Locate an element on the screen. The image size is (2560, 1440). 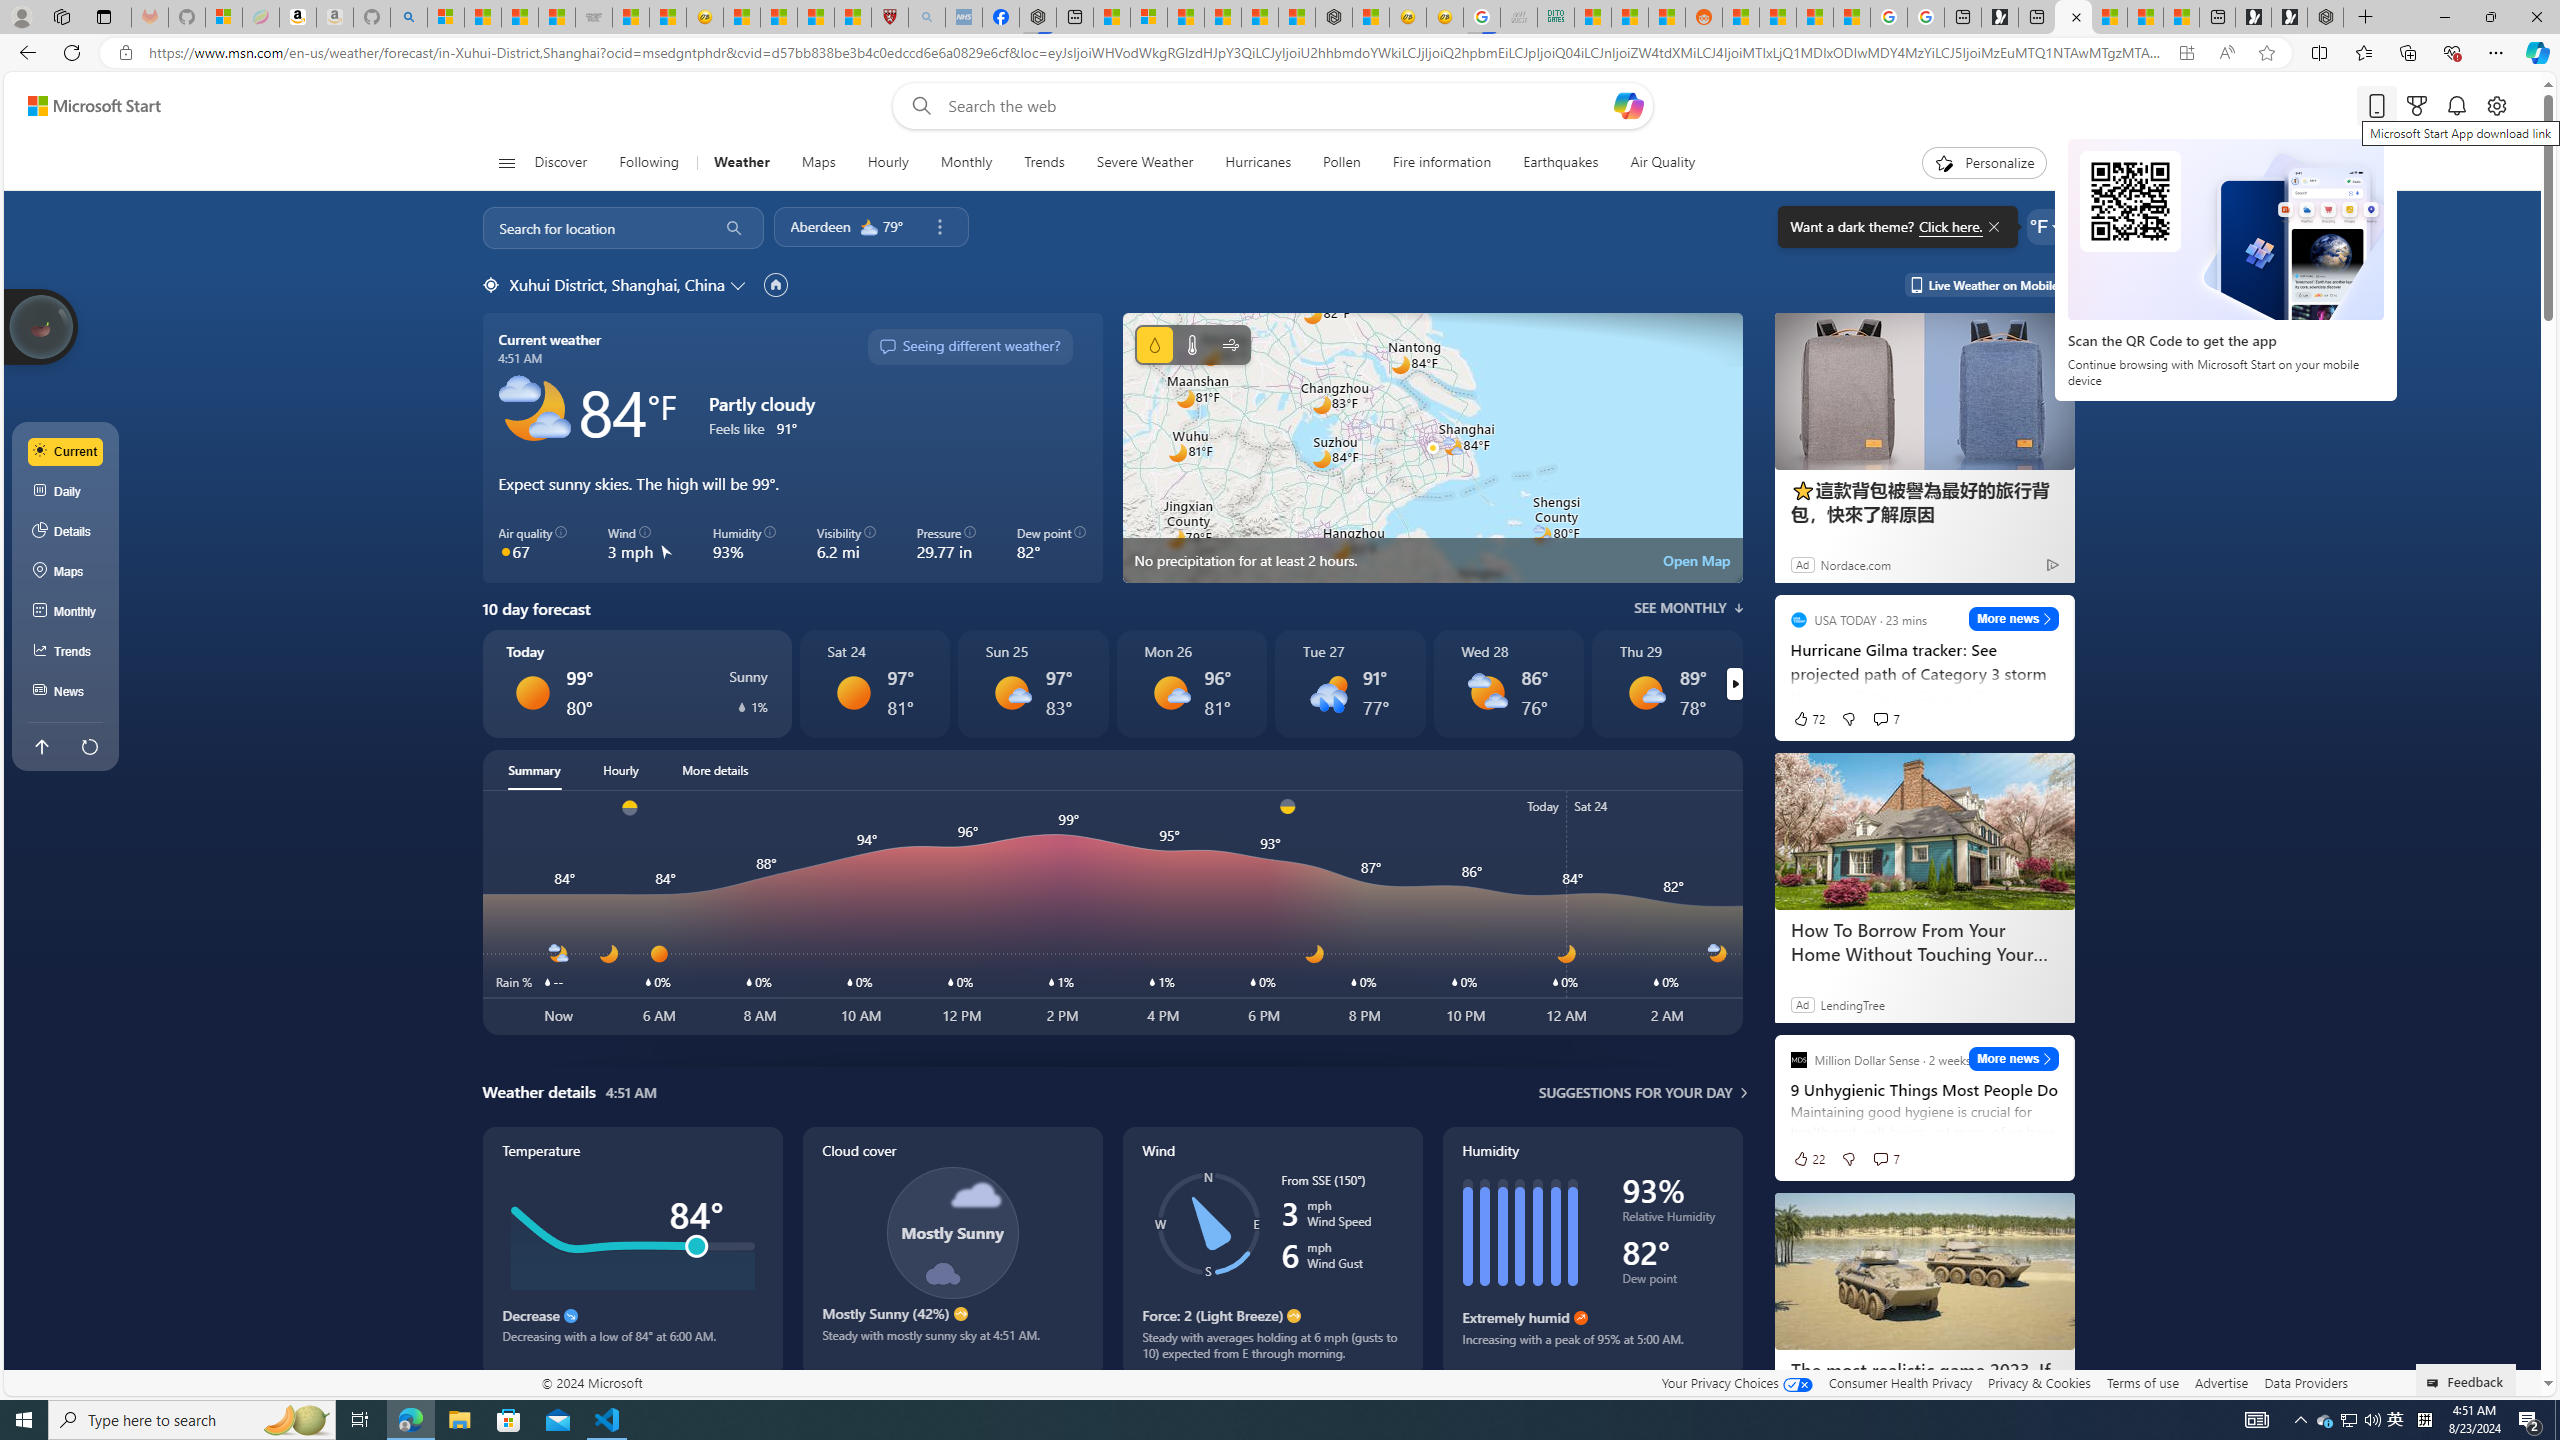
'Humidity 93%' is located at coordinates (743, 543).